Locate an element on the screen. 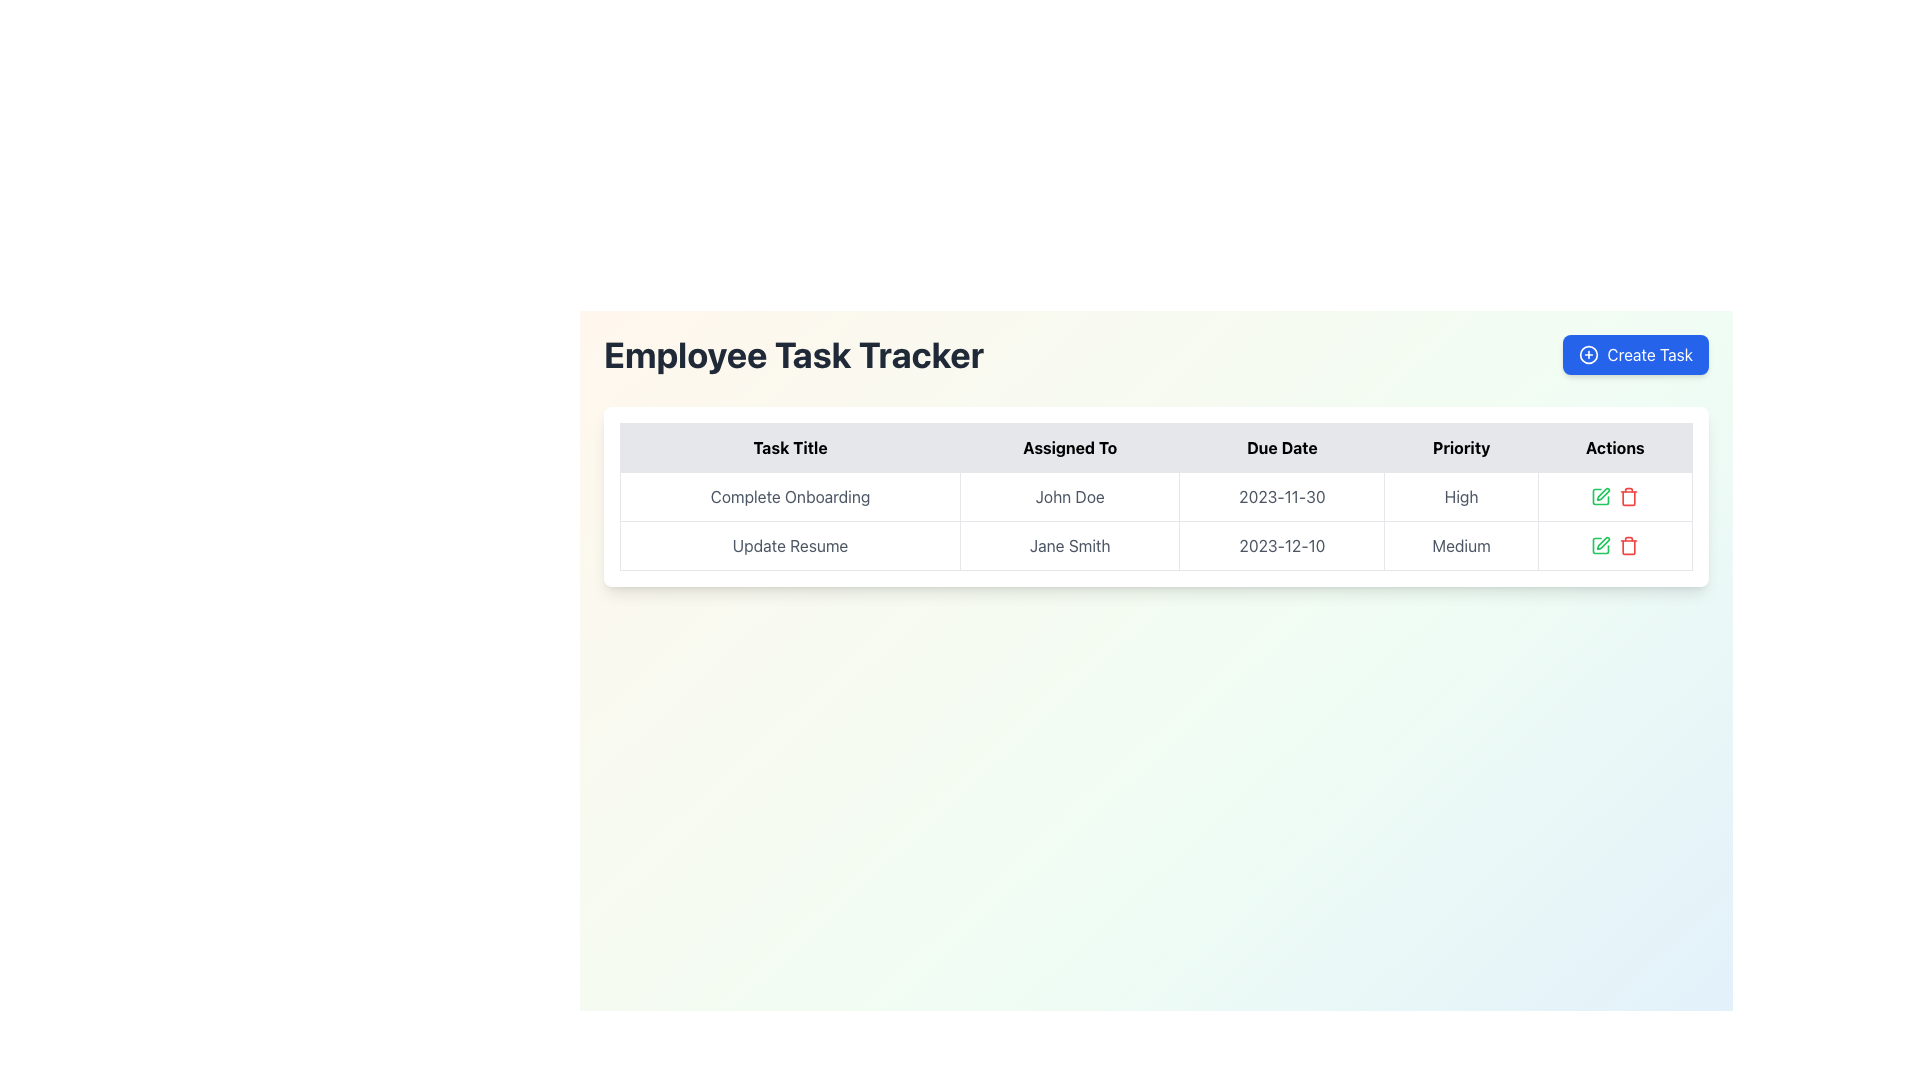  the 'High' text label in the 'Priority' column of the 'Complete Onboarding' task row is located at coordinates (1461, 496).